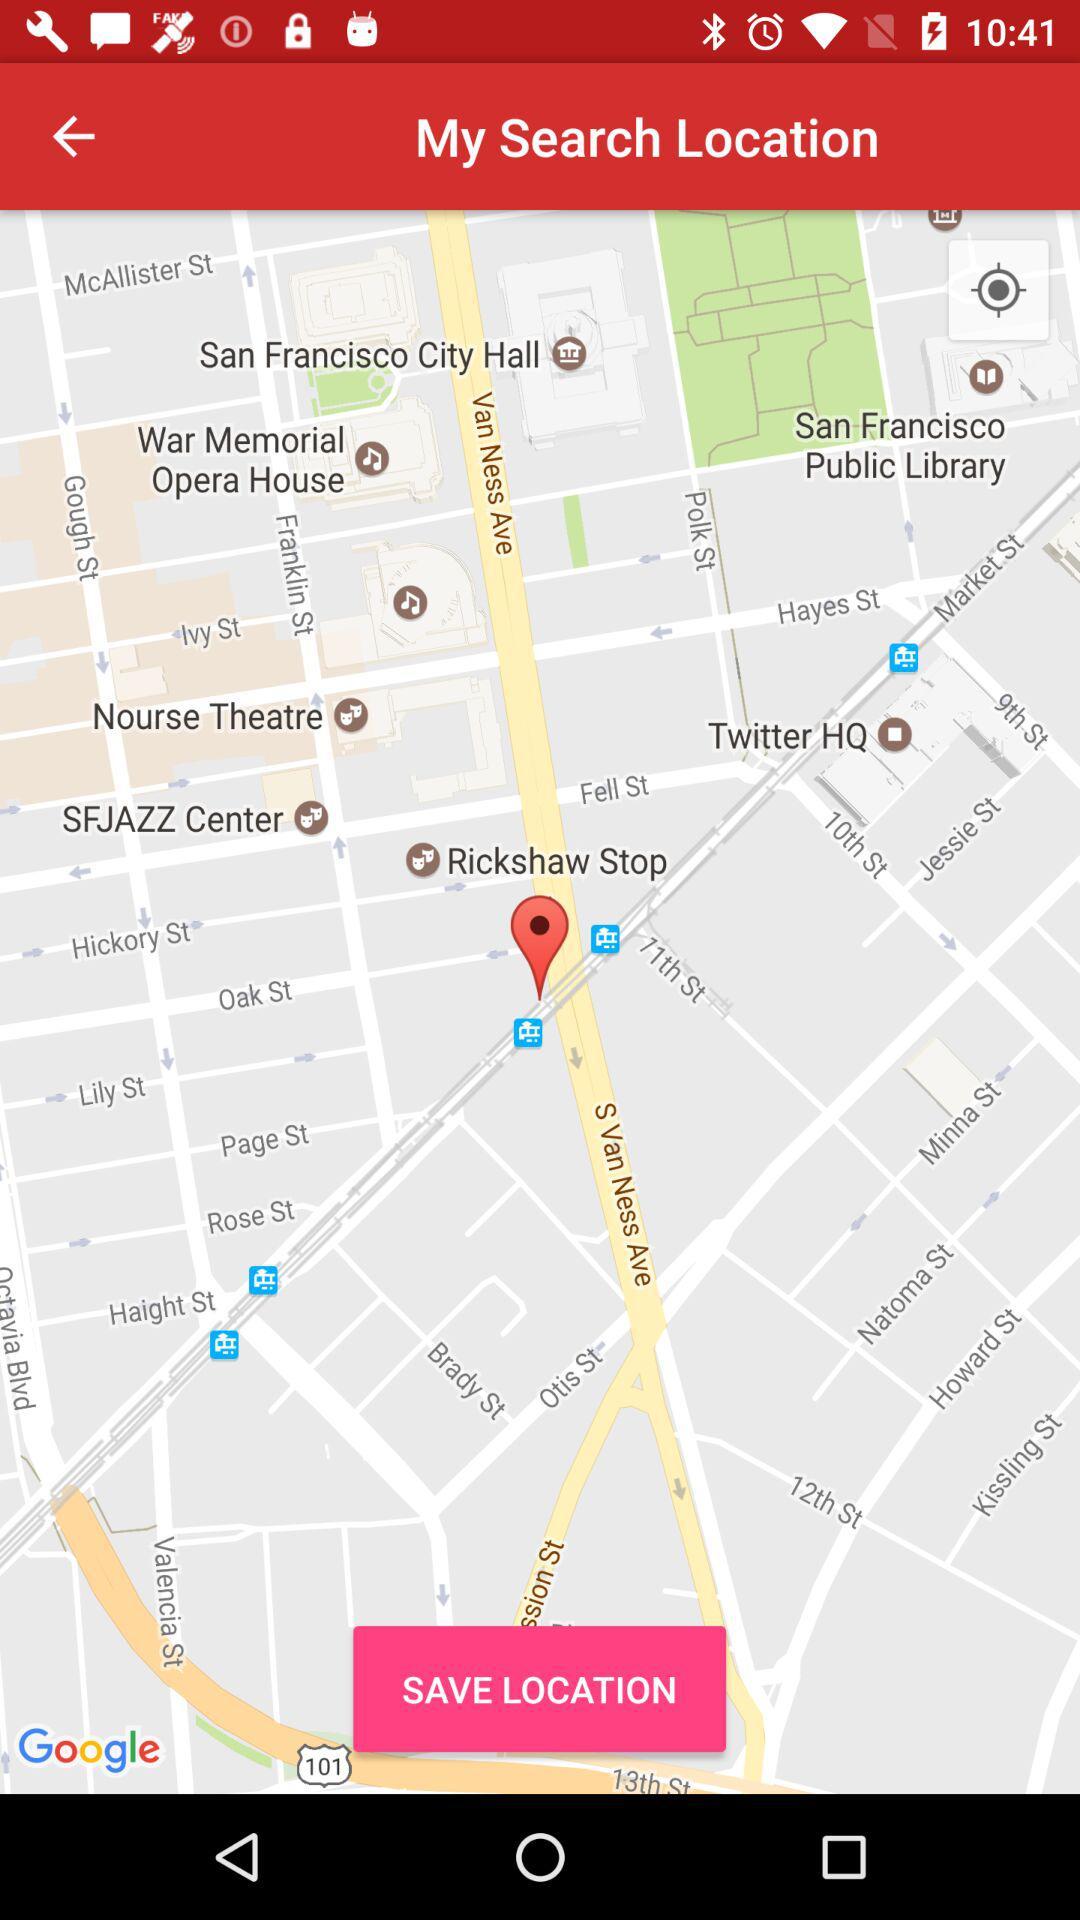 Image resolution: width=1080 pixels, height=1920 pixels. What do you see at coordinates (540, 1002) in the screenshot?
I see `icon at the center` at bounding box center [540, 1002].